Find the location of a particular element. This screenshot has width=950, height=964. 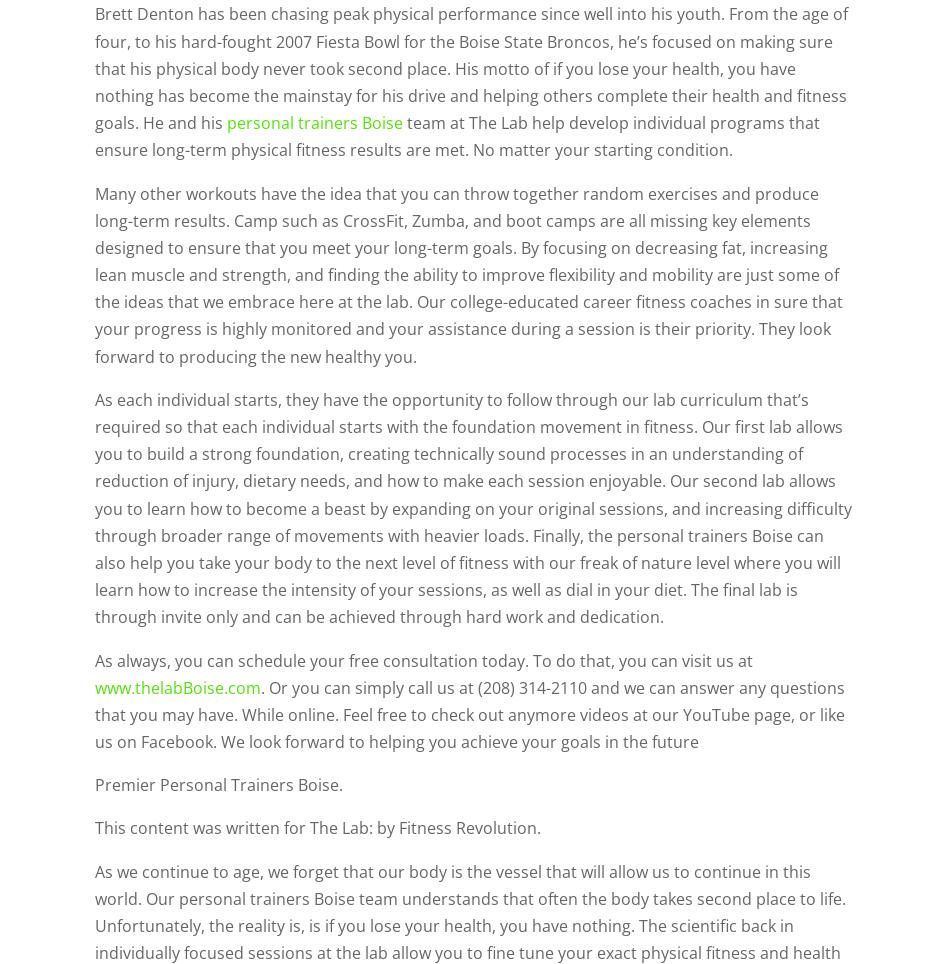

'personal trainers Boise' is located at coordinates (314, 123).